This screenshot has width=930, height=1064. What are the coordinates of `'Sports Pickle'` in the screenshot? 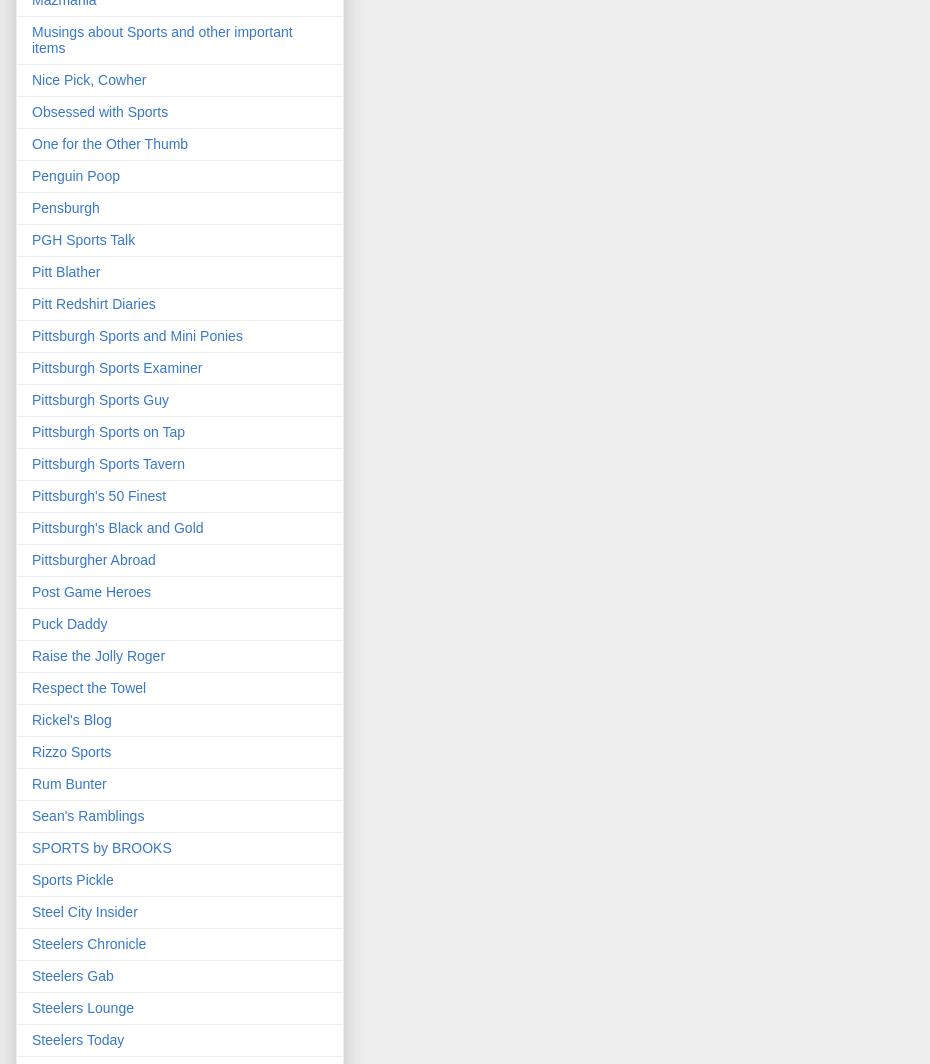 It's located at (71, 880).